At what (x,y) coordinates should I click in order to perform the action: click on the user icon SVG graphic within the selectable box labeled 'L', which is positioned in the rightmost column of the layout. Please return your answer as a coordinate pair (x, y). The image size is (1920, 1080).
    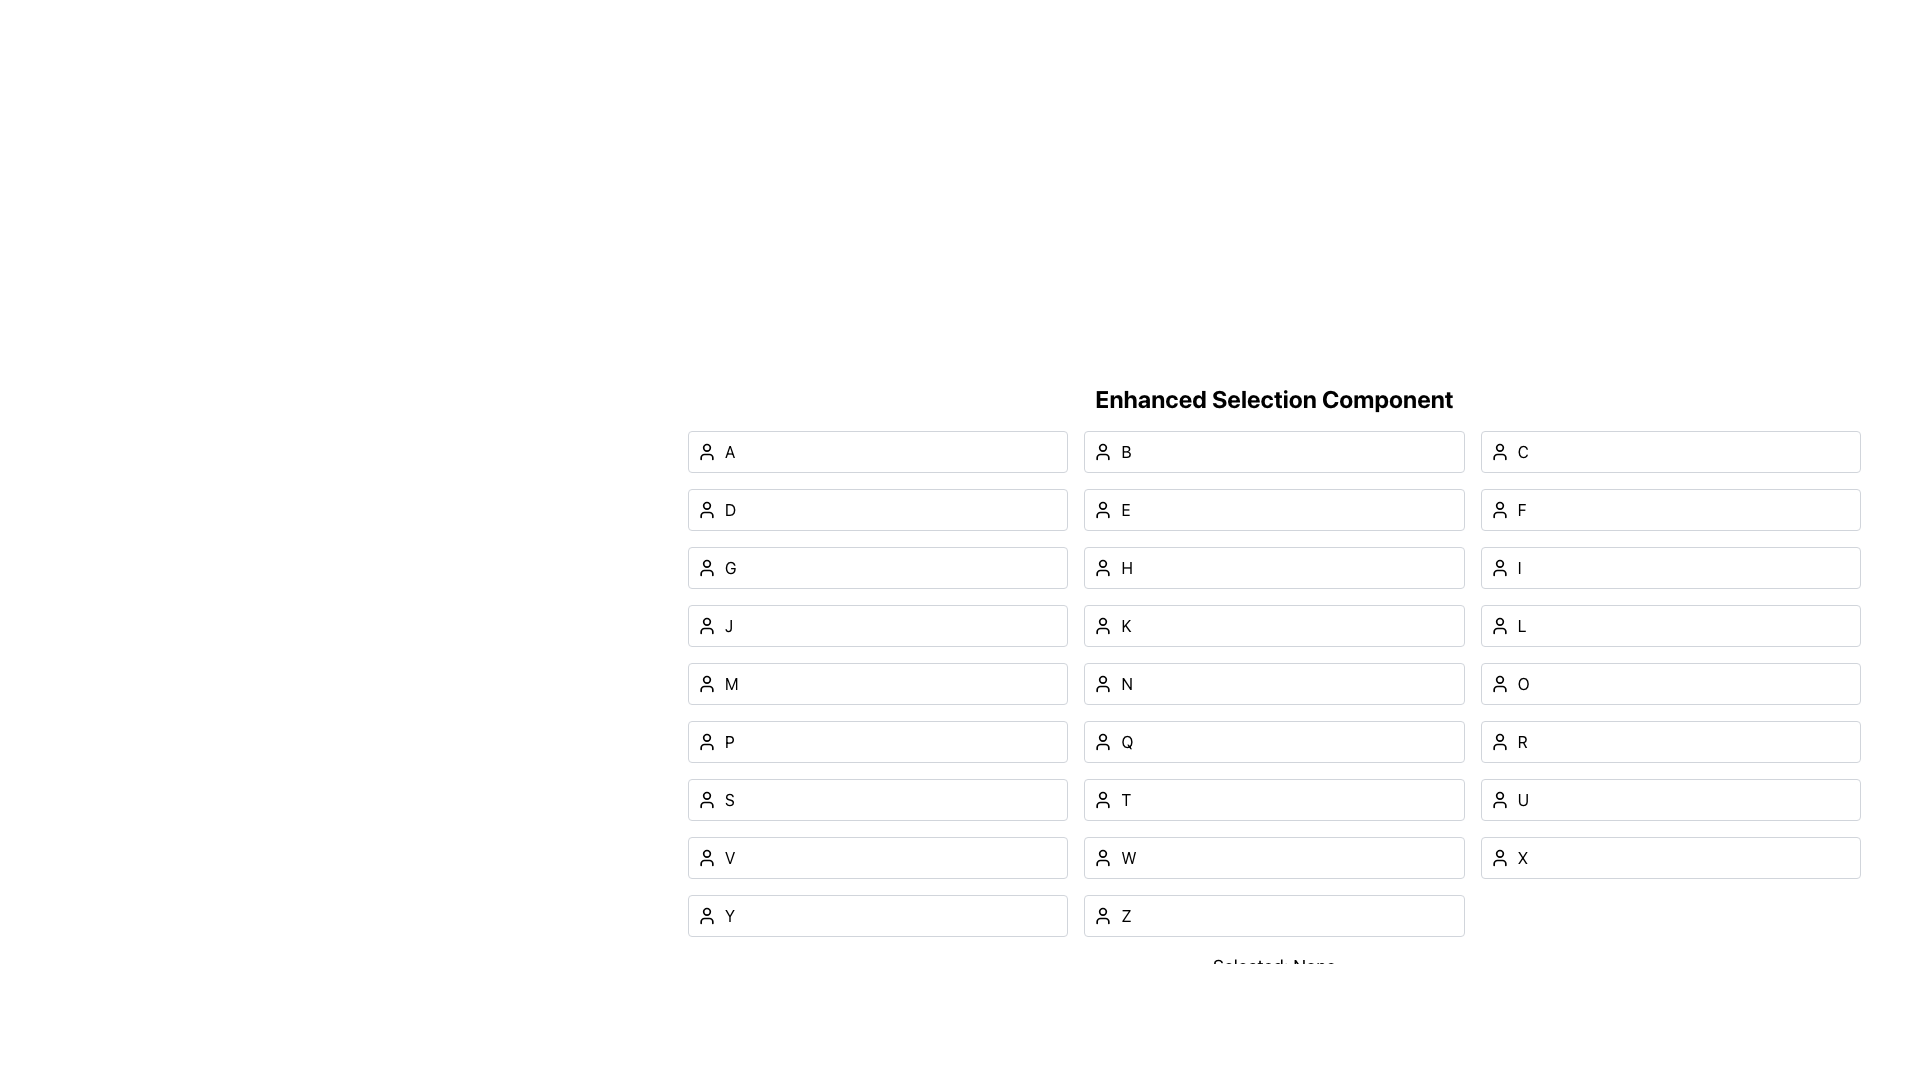
    Looking at the image, I should click on (1499, 624).